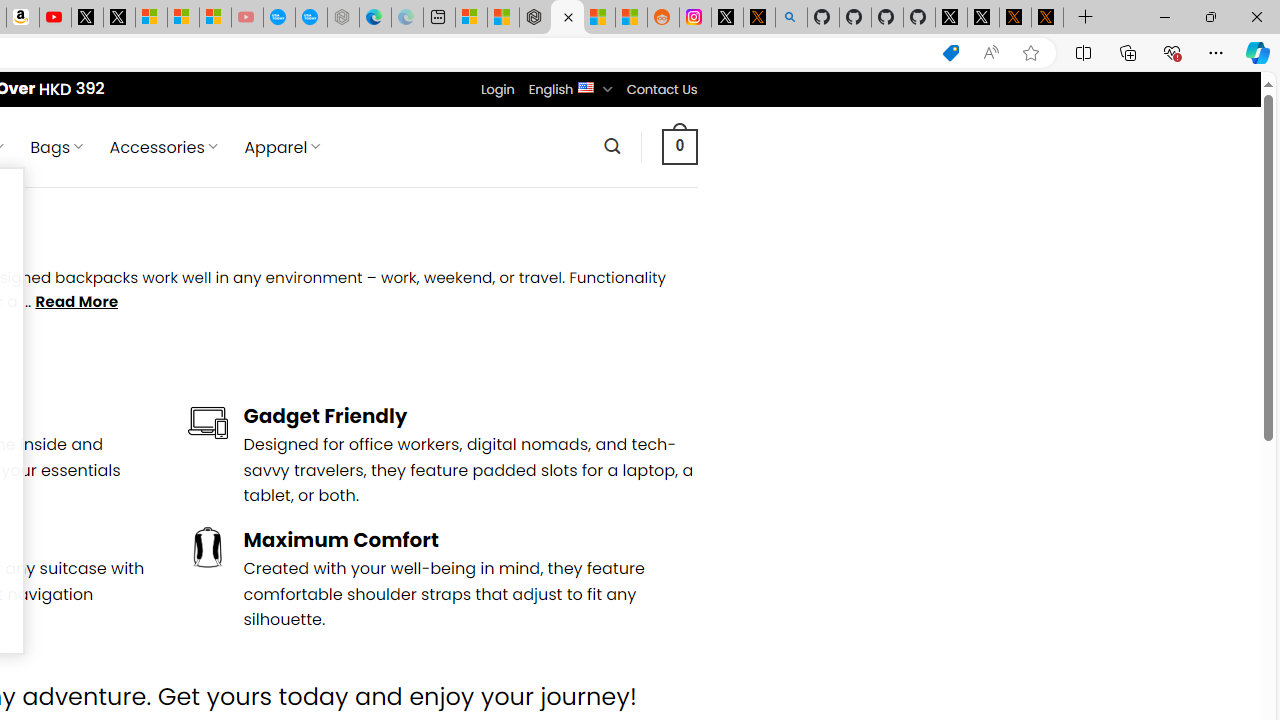  I want to click on '  0  ', so click(679, 145).